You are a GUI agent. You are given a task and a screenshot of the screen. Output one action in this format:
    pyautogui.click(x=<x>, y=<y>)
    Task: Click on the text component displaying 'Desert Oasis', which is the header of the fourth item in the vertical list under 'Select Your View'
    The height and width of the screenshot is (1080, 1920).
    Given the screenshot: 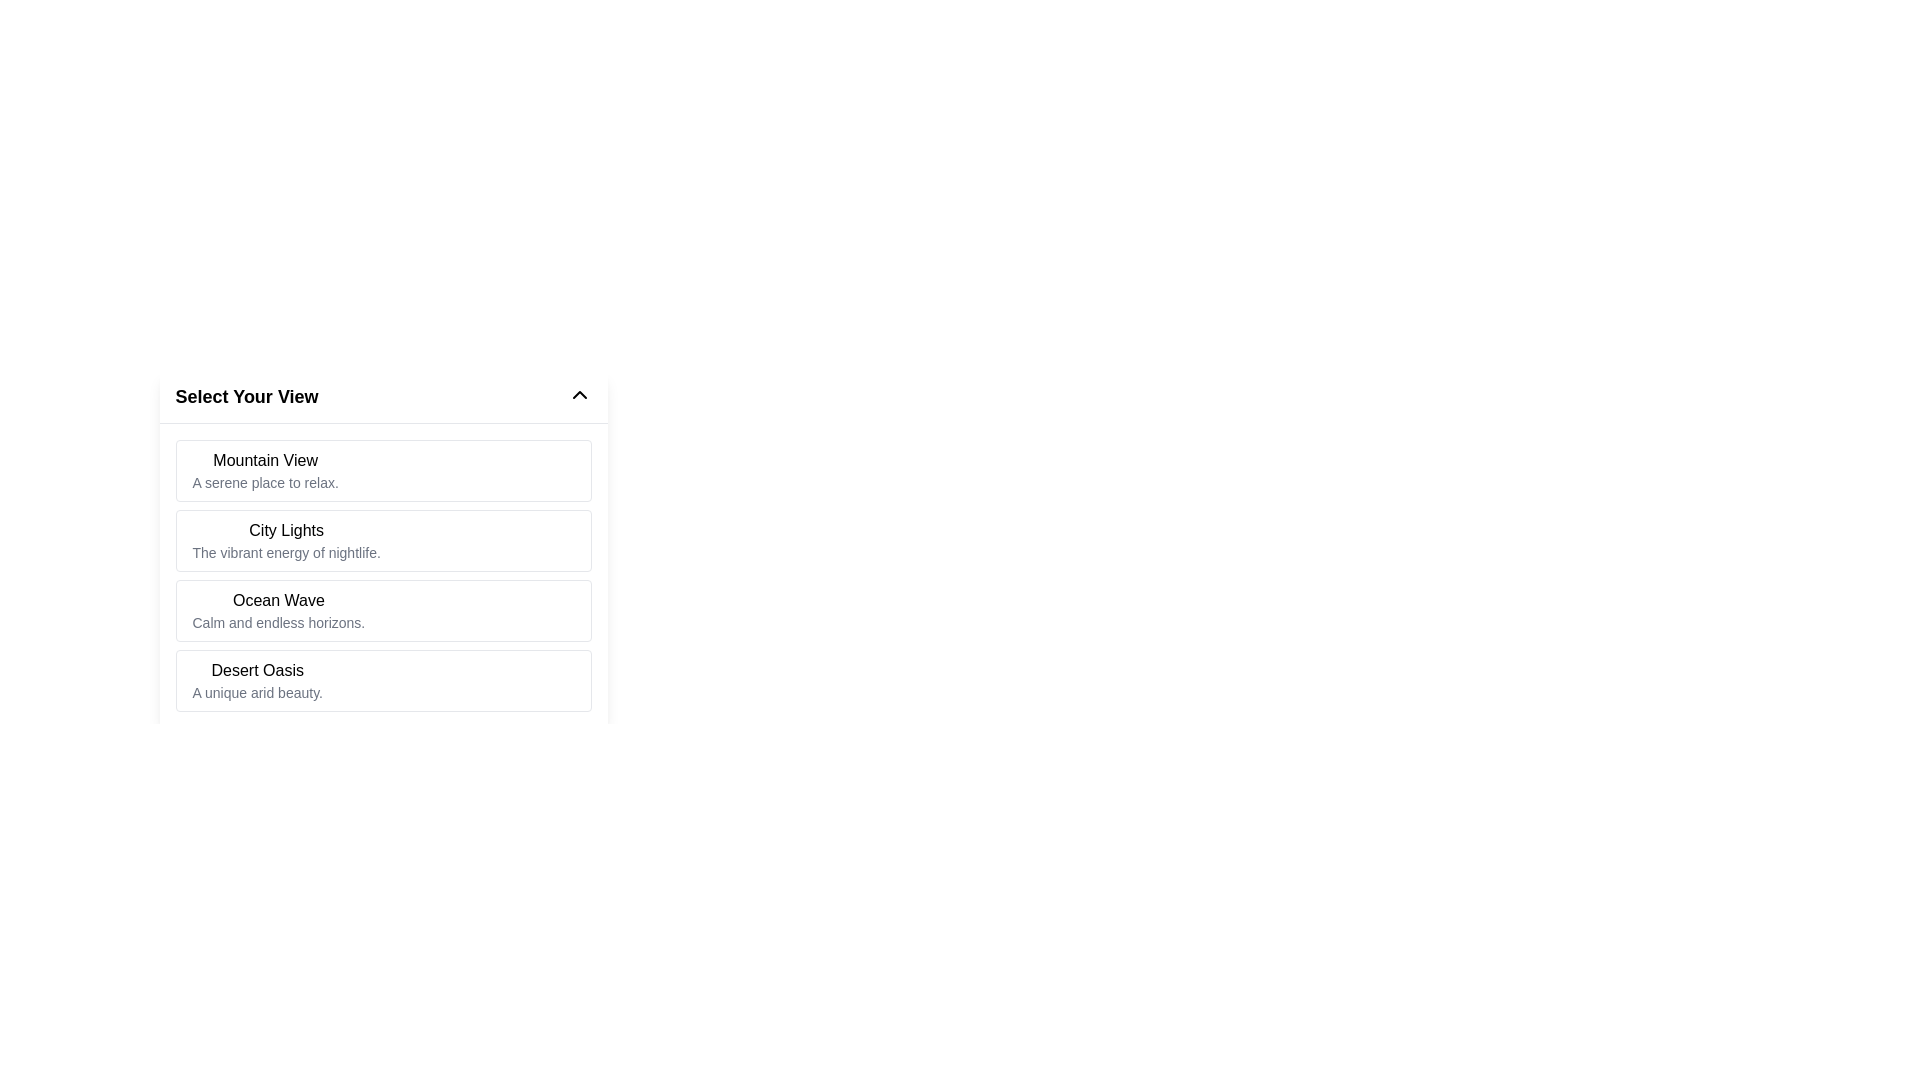 What is the action you would take?
    pyautogui.click(x=256, y=671)
    